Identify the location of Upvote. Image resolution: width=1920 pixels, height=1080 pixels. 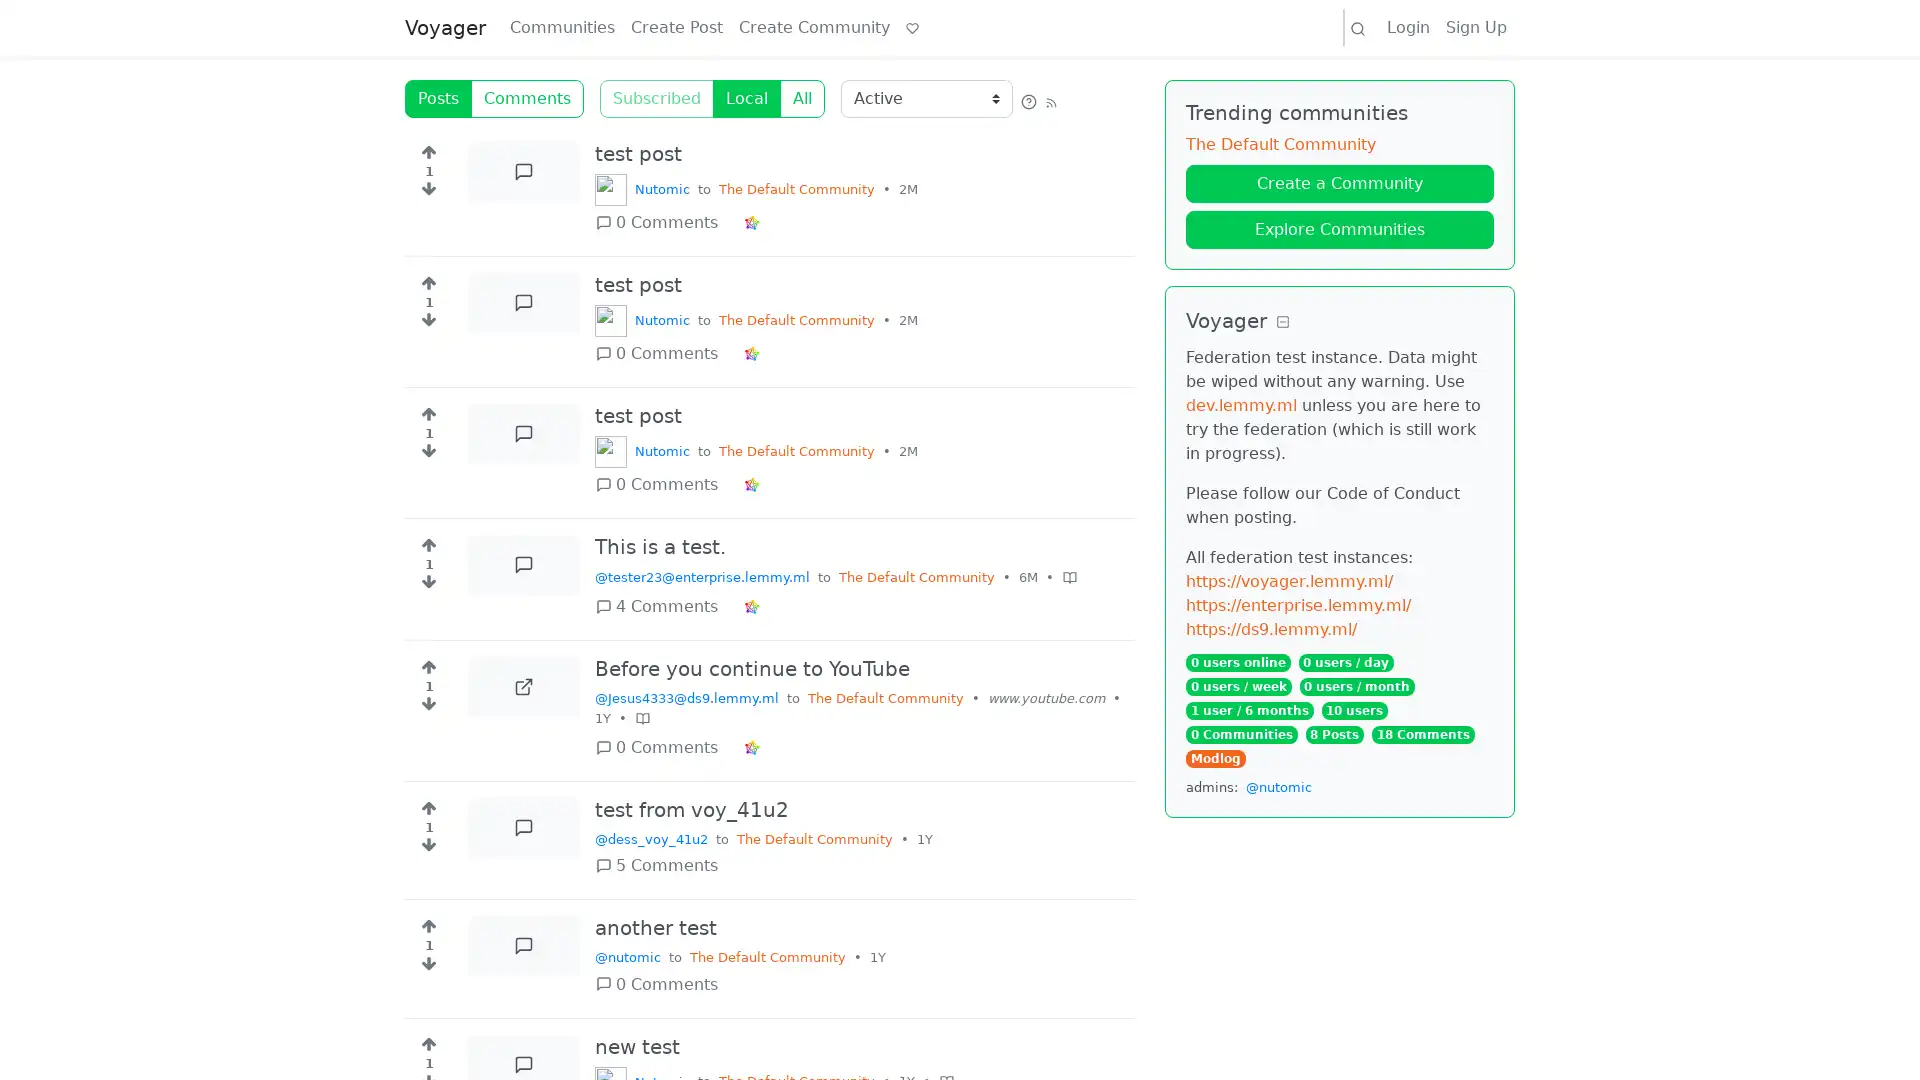
(427, 540).